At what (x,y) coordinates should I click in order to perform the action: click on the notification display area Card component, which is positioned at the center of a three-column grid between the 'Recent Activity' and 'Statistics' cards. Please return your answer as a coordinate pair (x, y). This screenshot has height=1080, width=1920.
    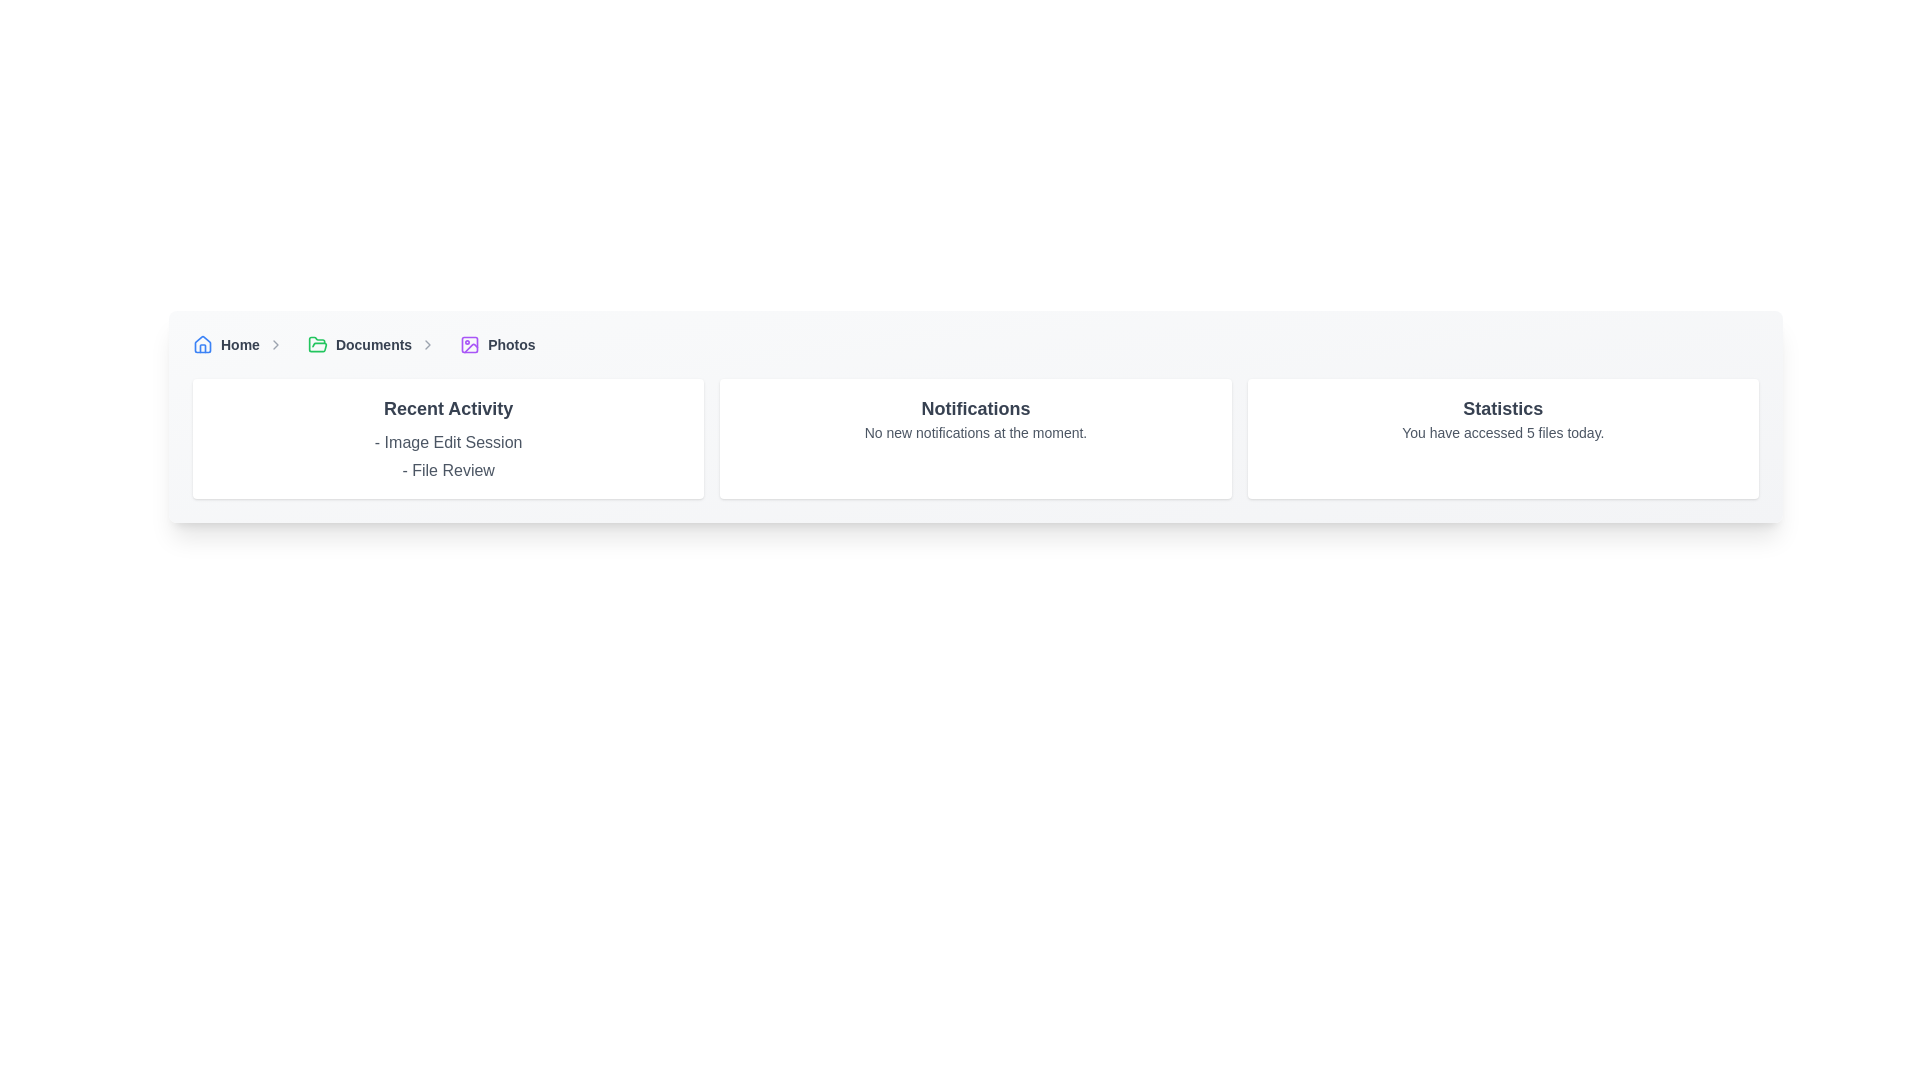
    Looking at the image, I should click on (975, 438).